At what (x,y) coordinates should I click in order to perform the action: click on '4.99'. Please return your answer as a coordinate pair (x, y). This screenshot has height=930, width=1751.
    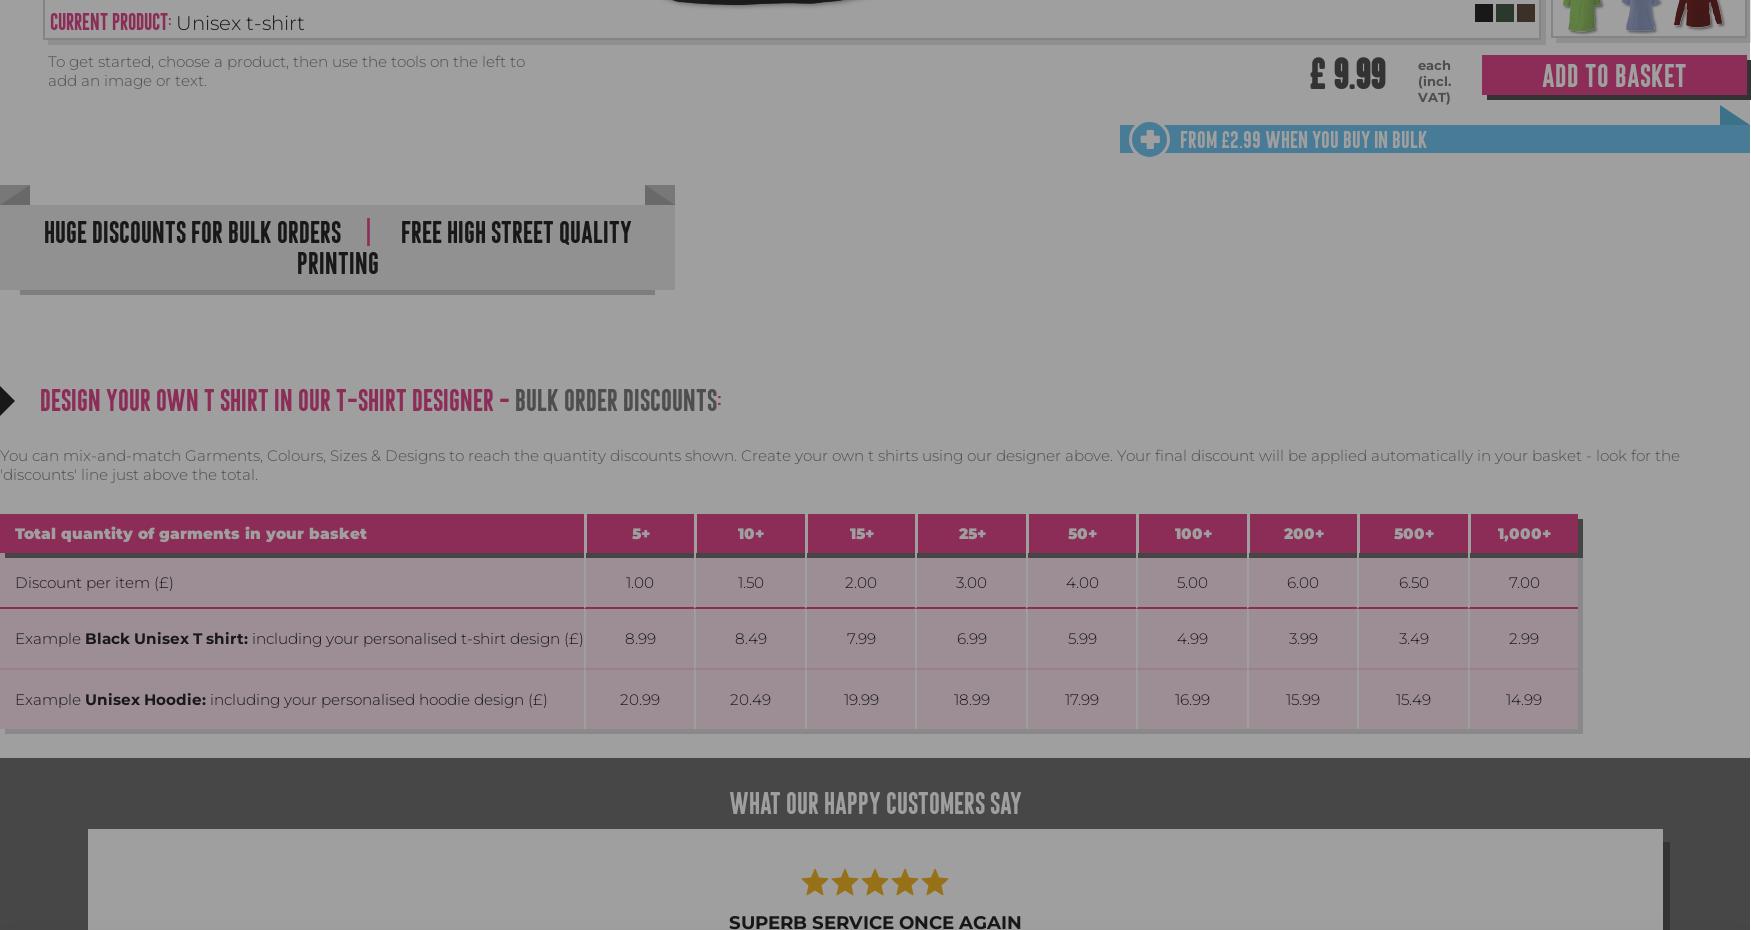
    Looking at the image, I should click on (1191, 637).